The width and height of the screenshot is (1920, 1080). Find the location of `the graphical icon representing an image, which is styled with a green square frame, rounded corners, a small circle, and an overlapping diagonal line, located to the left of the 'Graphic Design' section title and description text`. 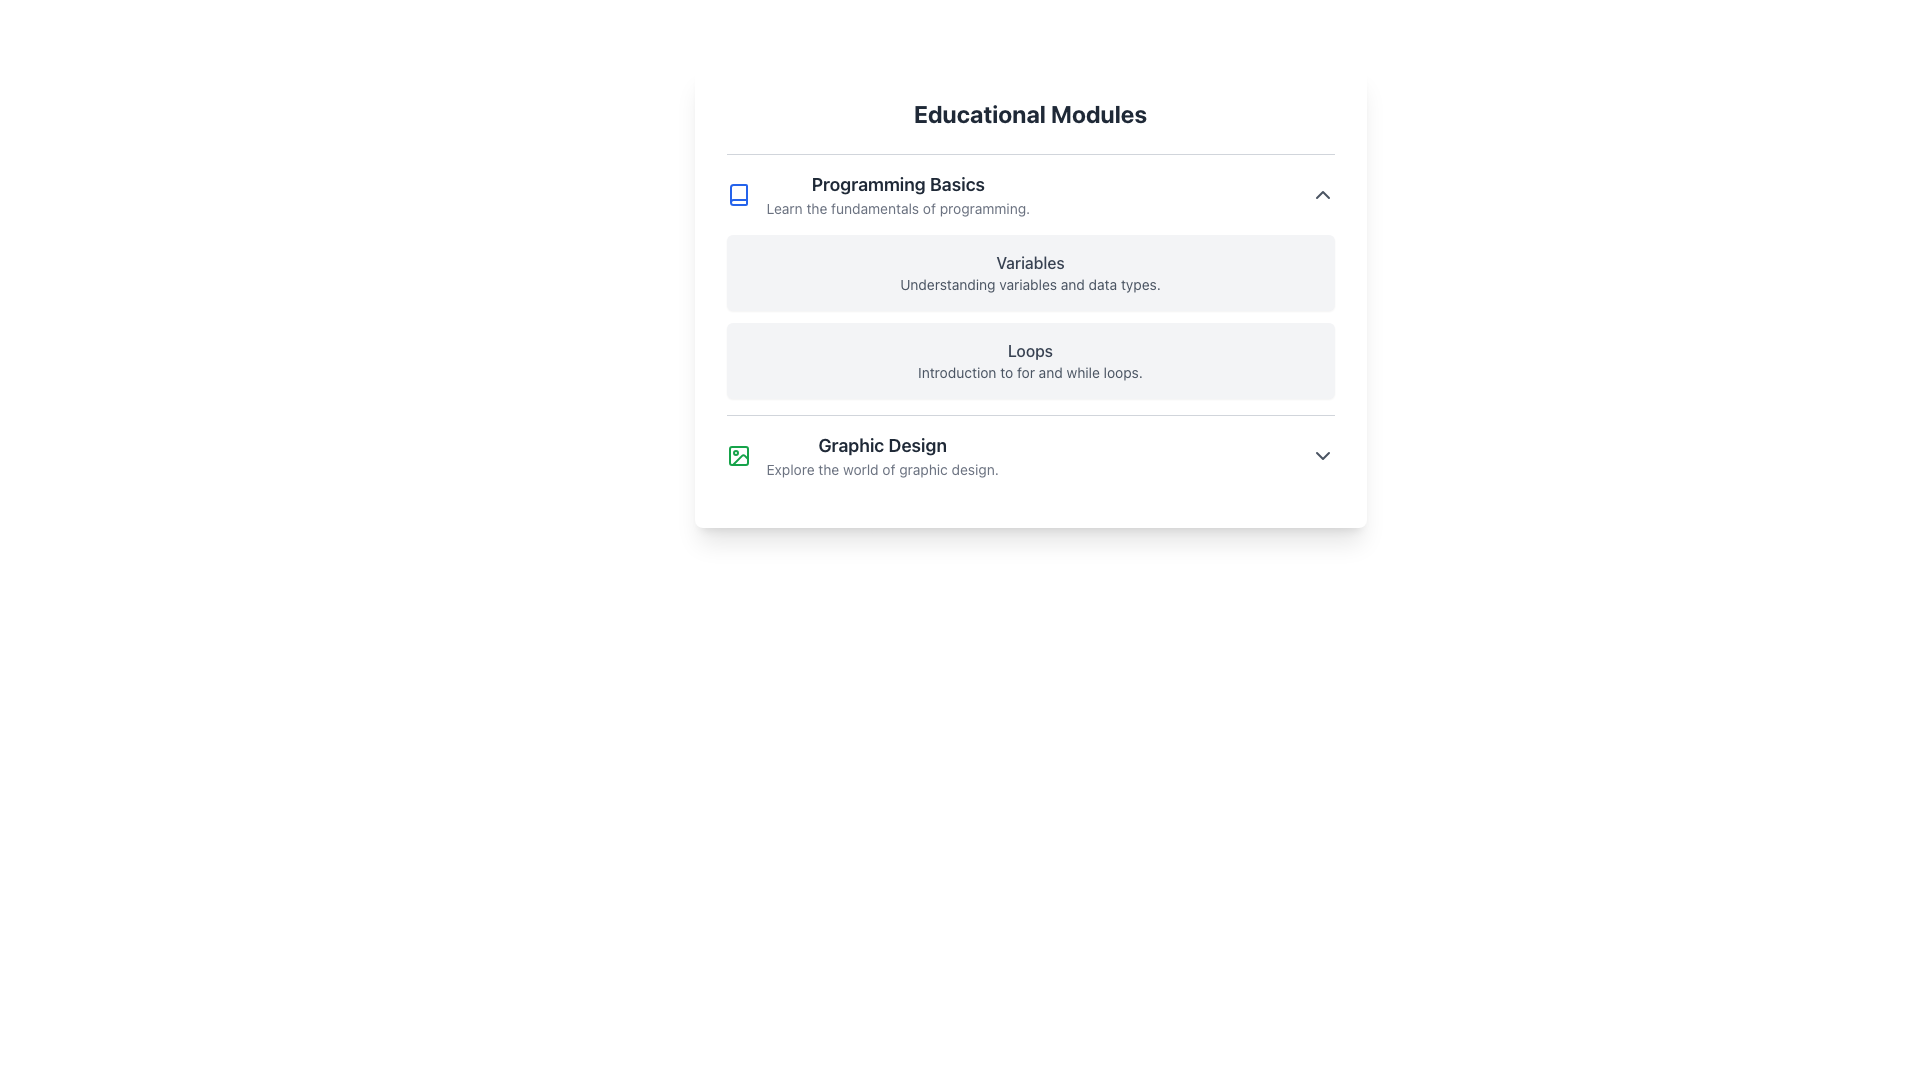

the graphical icon representing an image, which is styled with a green square frame, rounded corners, a small circle, and an overlapping diagonal line, located to the left of the 'Graphic Design' section title and description text is located at coordinates (737, 455).